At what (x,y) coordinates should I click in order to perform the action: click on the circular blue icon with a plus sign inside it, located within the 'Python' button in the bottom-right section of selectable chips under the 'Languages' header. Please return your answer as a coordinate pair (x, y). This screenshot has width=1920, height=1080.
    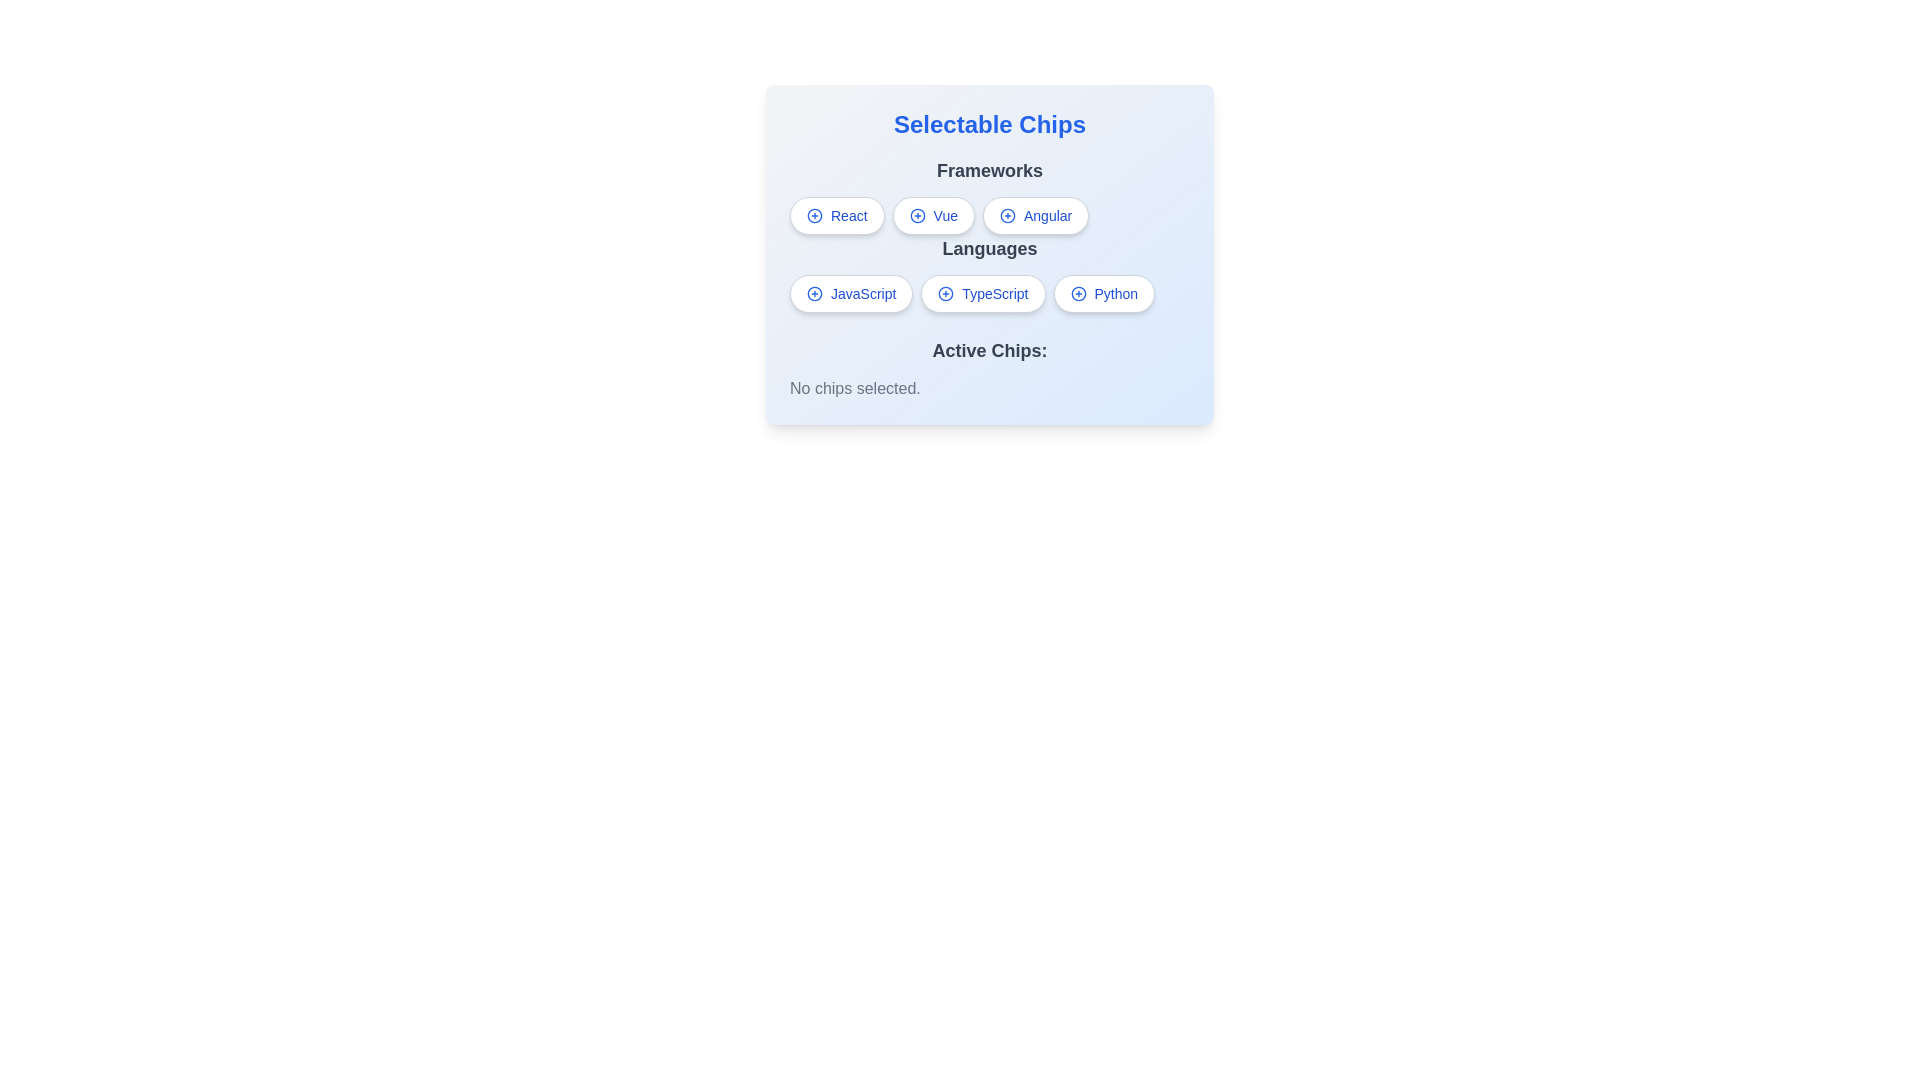
    Looking at the image, I should click on (1077, 293).